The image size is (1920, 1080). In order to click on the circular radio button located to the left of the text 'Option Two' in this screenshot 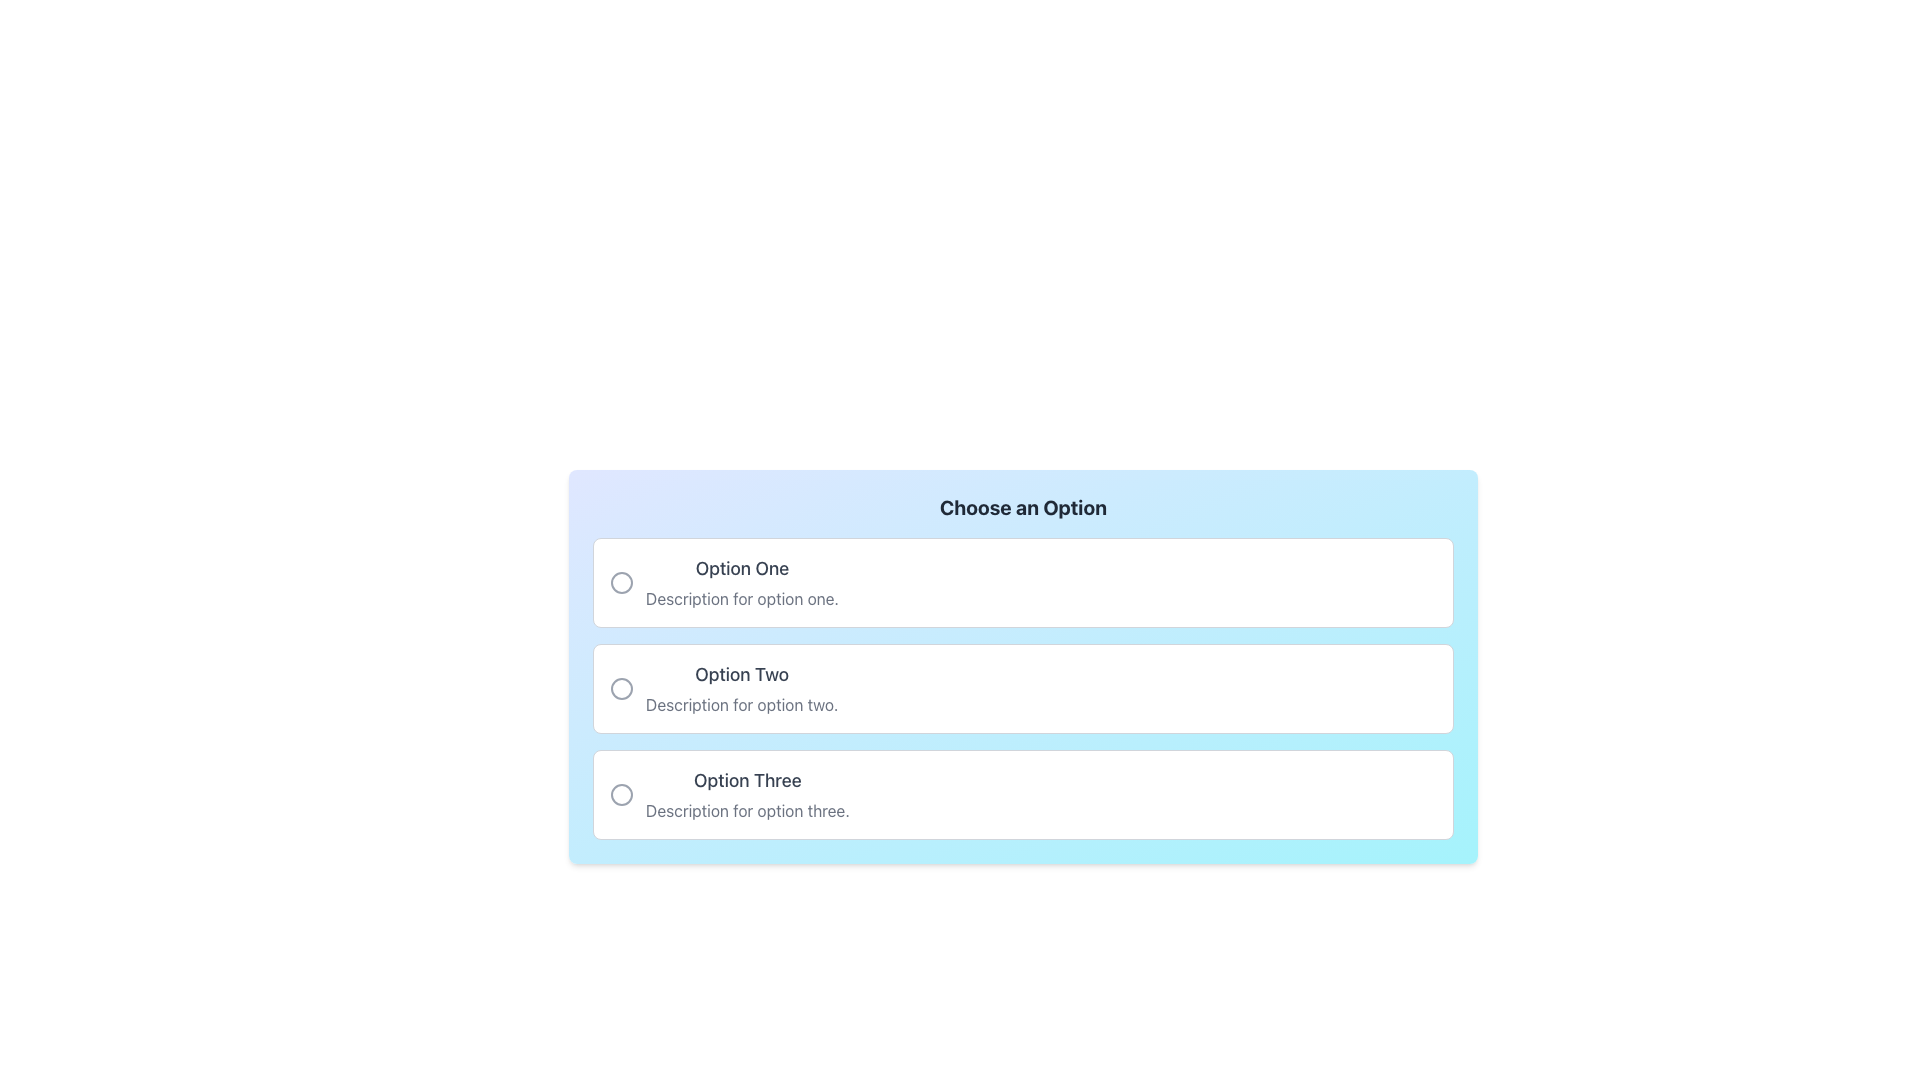, I will do `click(621, 688)`.